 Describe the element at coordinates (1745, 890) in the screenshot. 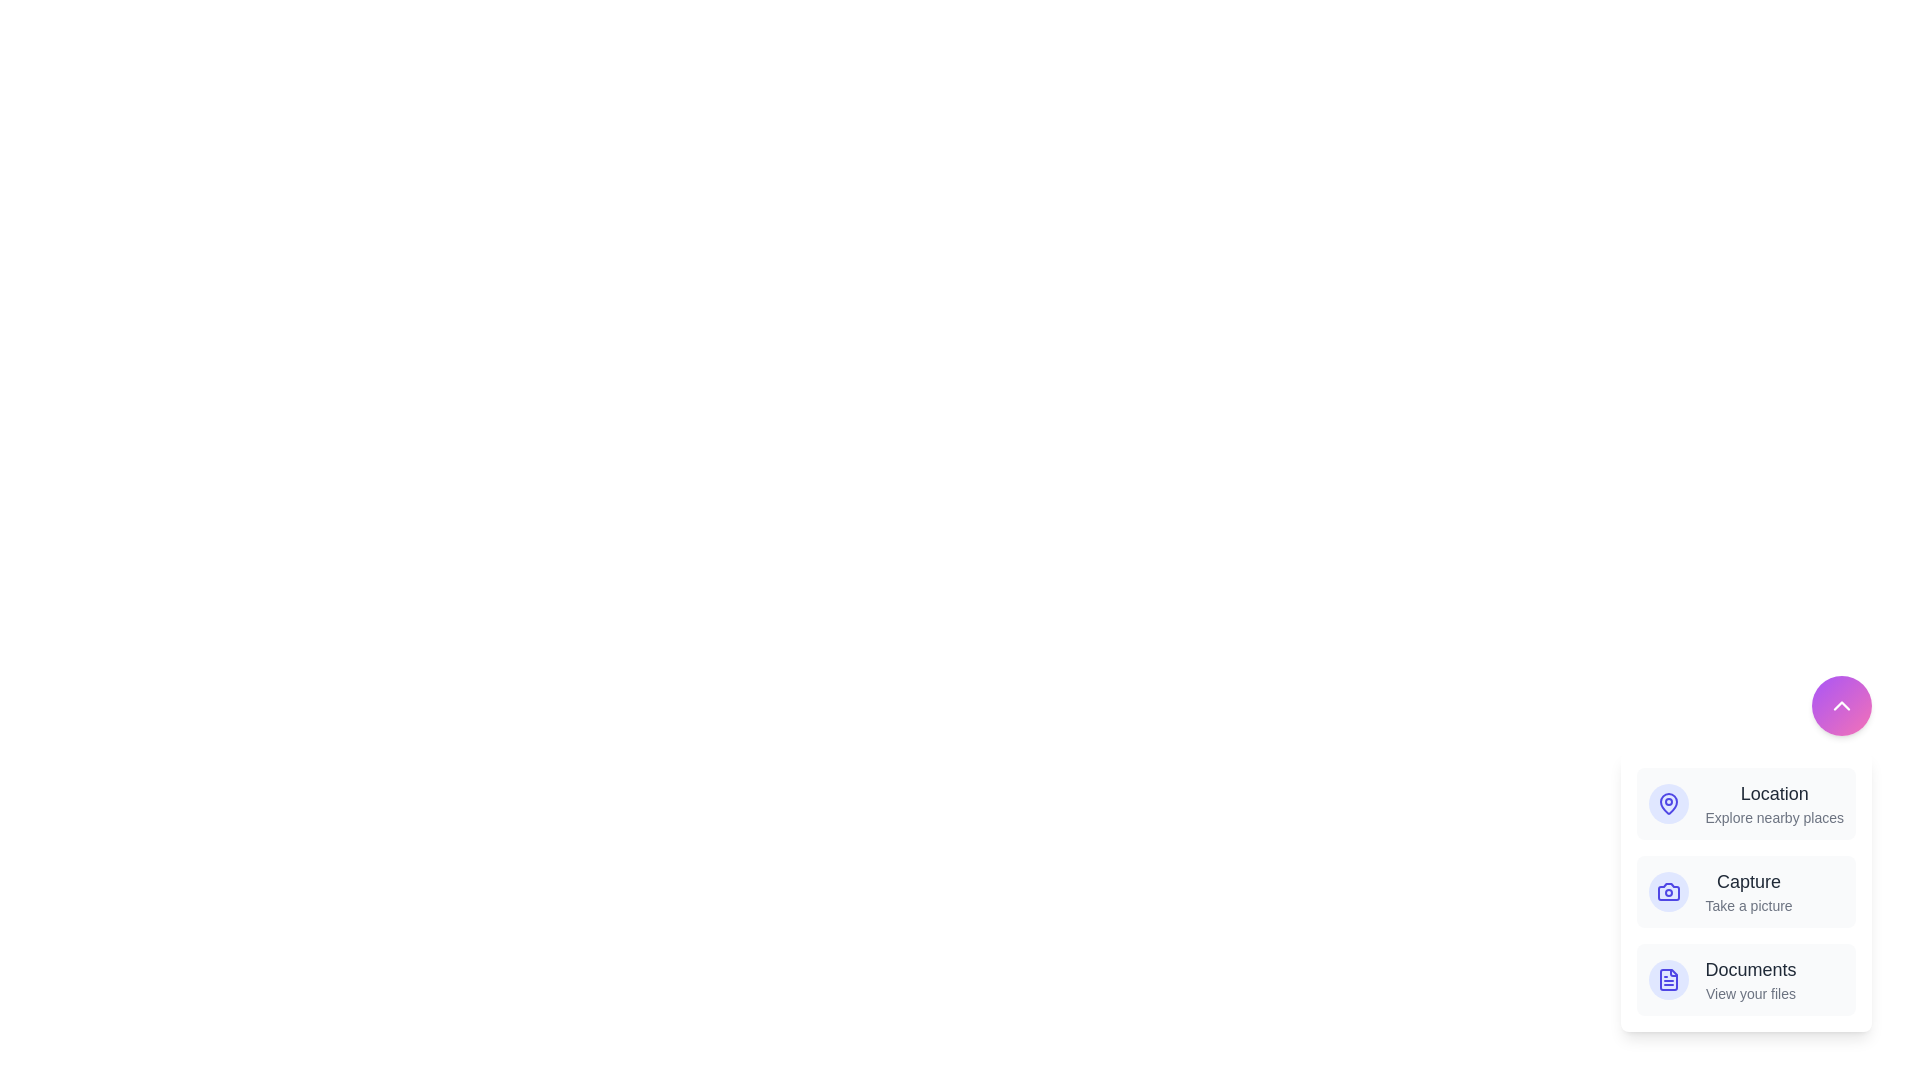

I see `the 'Capture' button to activate the 'Take a picture' action` at that location.